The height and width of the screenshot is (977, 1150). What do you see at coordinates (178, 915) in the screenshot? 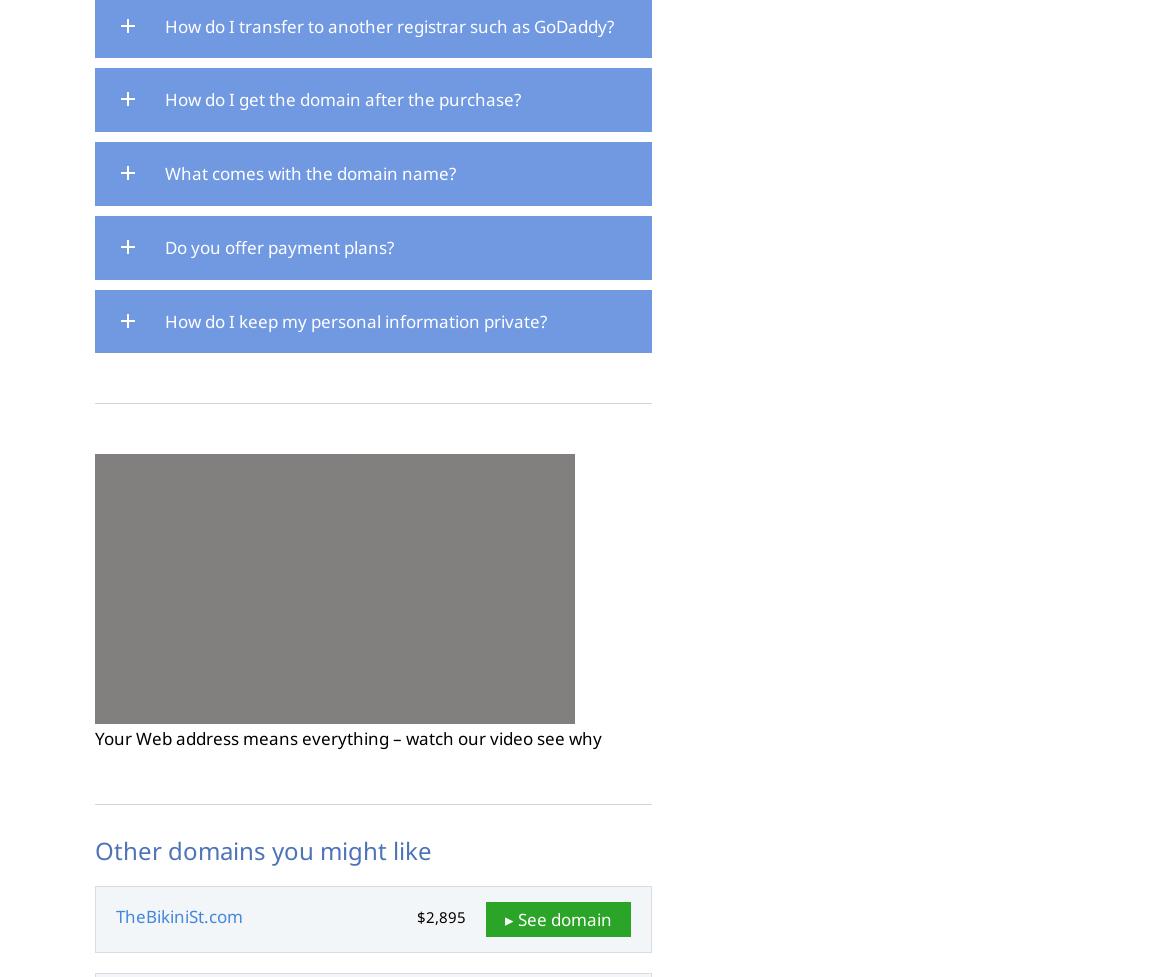
I see `'TheBikiniSt.com'` at bounding box center [178, 915].